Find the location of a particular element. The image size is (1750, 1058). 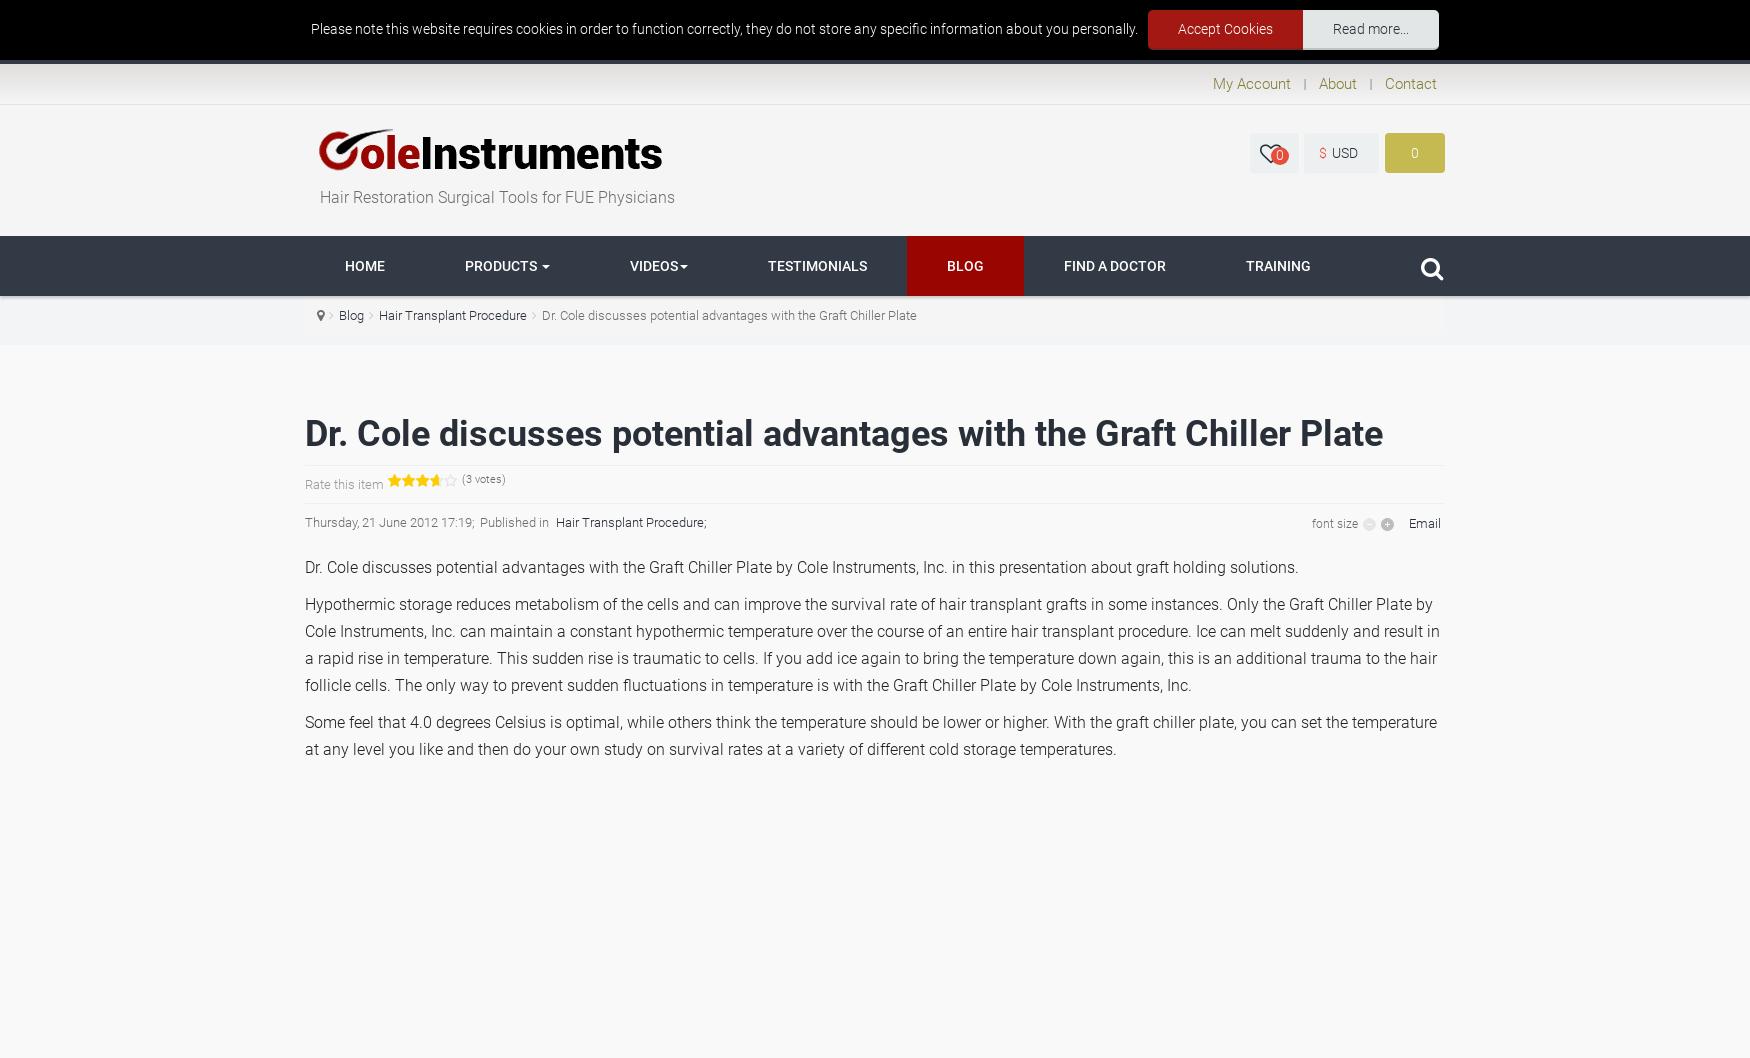

'About' is located at coordinates (1338, 84).